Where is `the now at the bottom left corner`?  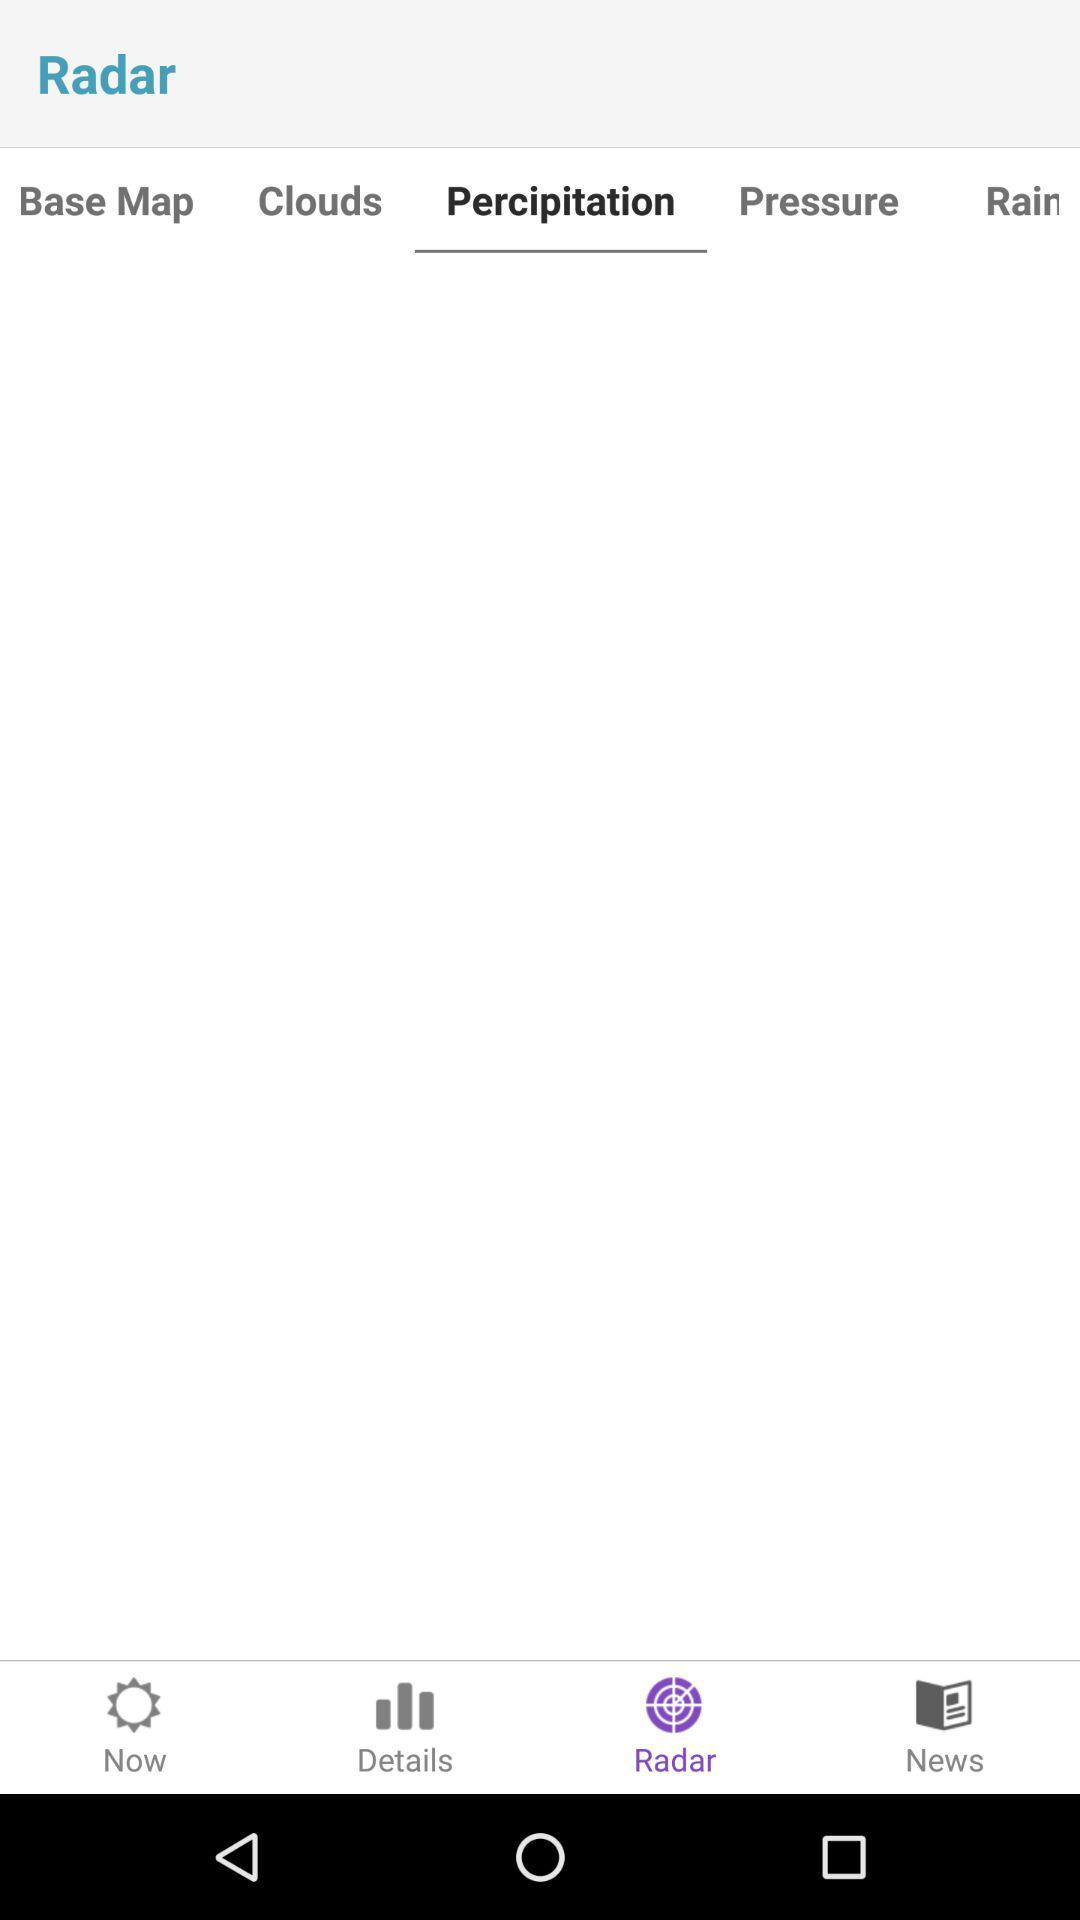 the now at the bottom left corner is located at coordinates (135, 1726).